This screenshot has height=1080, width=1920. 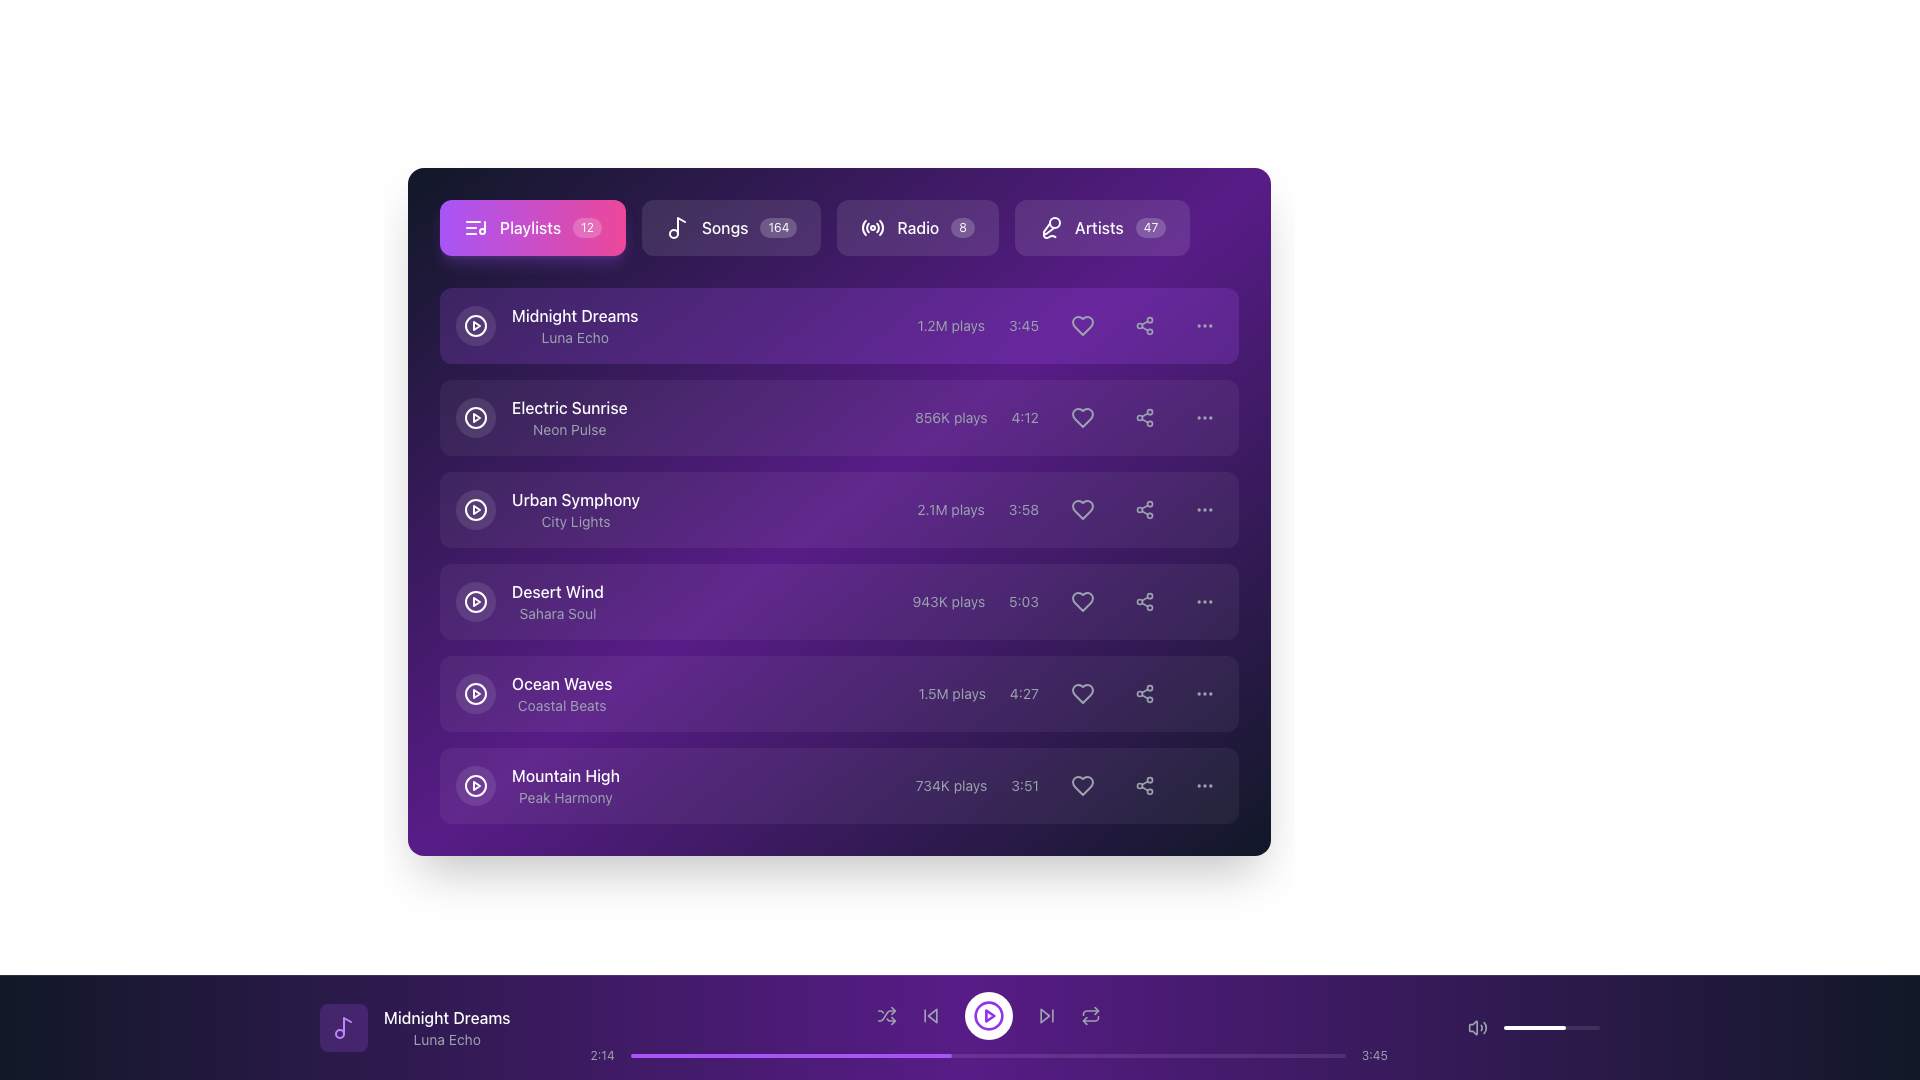 What do you see at coordinates (1159, 1055) in the screenshot?
I see `playback time` at bounding box center [1159, 1055].